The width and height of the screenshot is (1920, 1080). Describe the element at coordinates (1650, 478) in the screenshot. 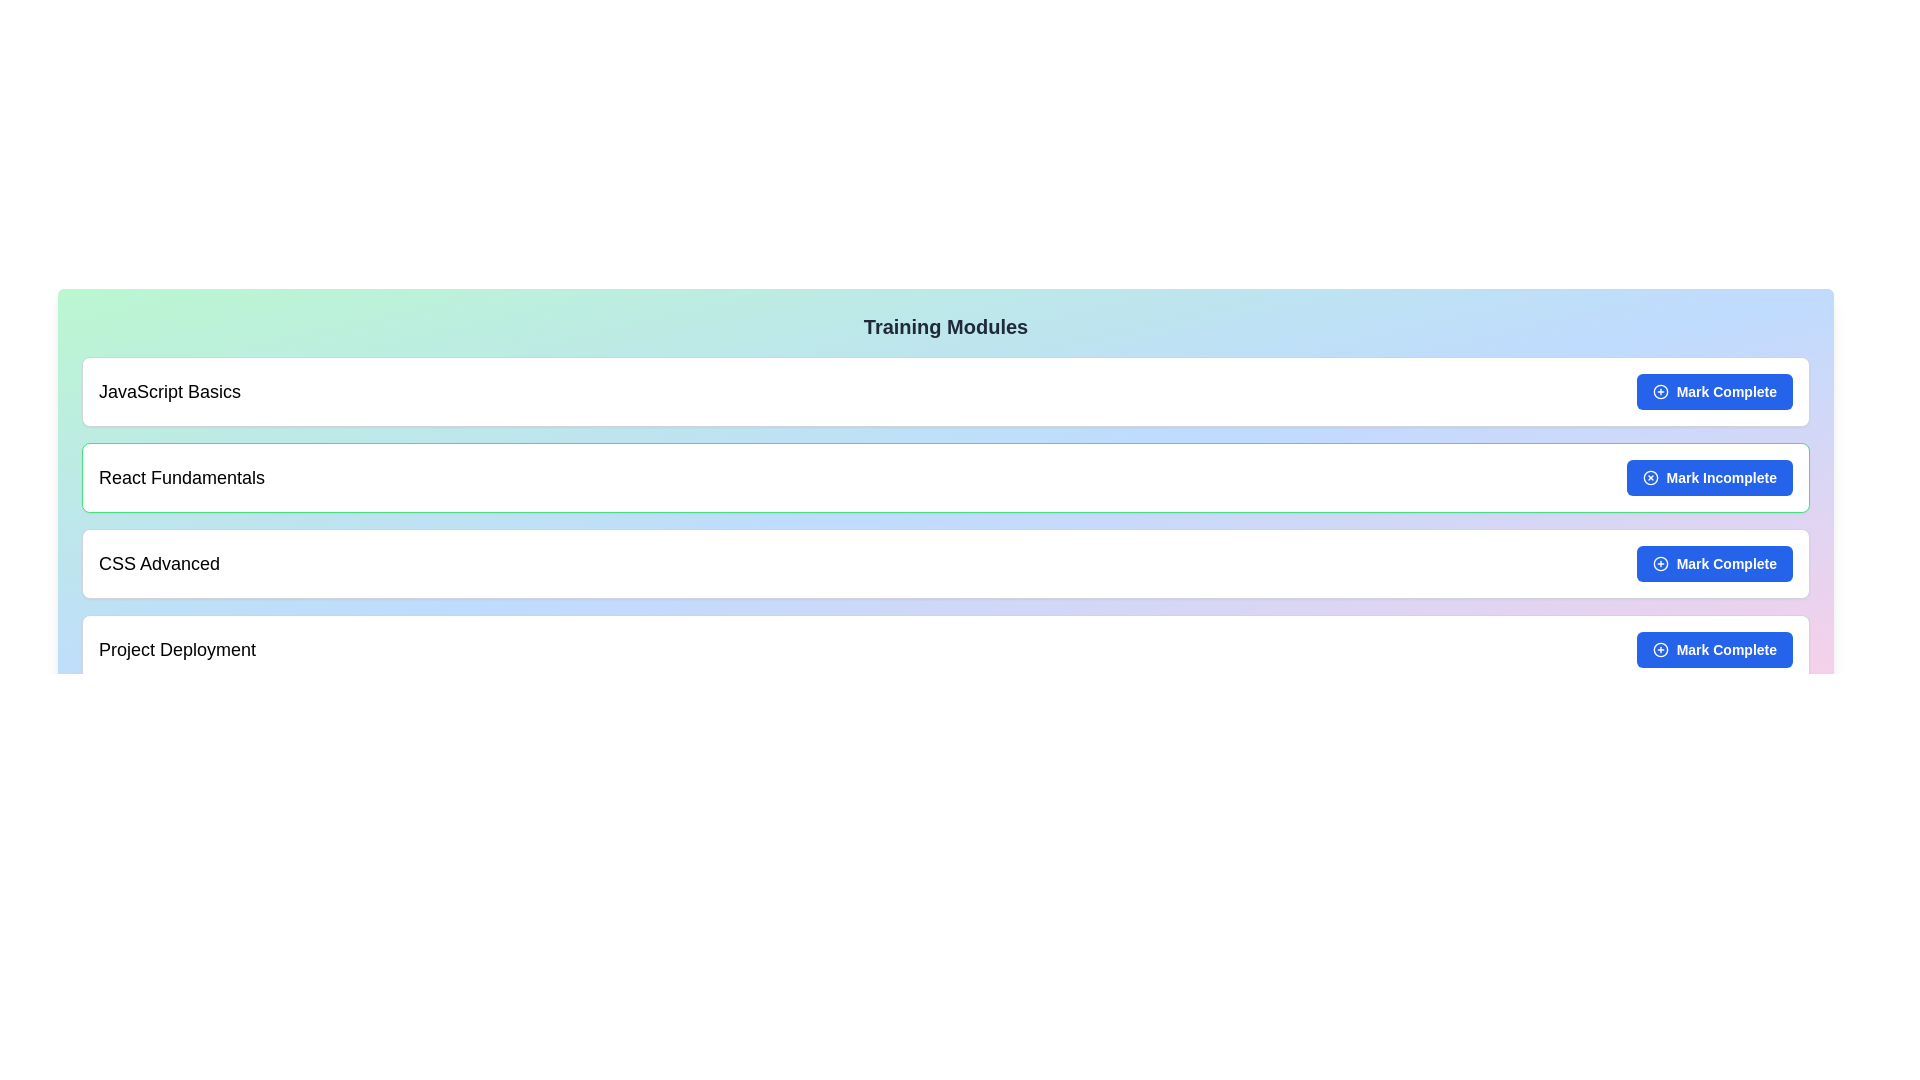

I see `the small circular icon with a cross inside, located within the 'Mark Incomplete' button, positioned to the left of the text label` at that location.